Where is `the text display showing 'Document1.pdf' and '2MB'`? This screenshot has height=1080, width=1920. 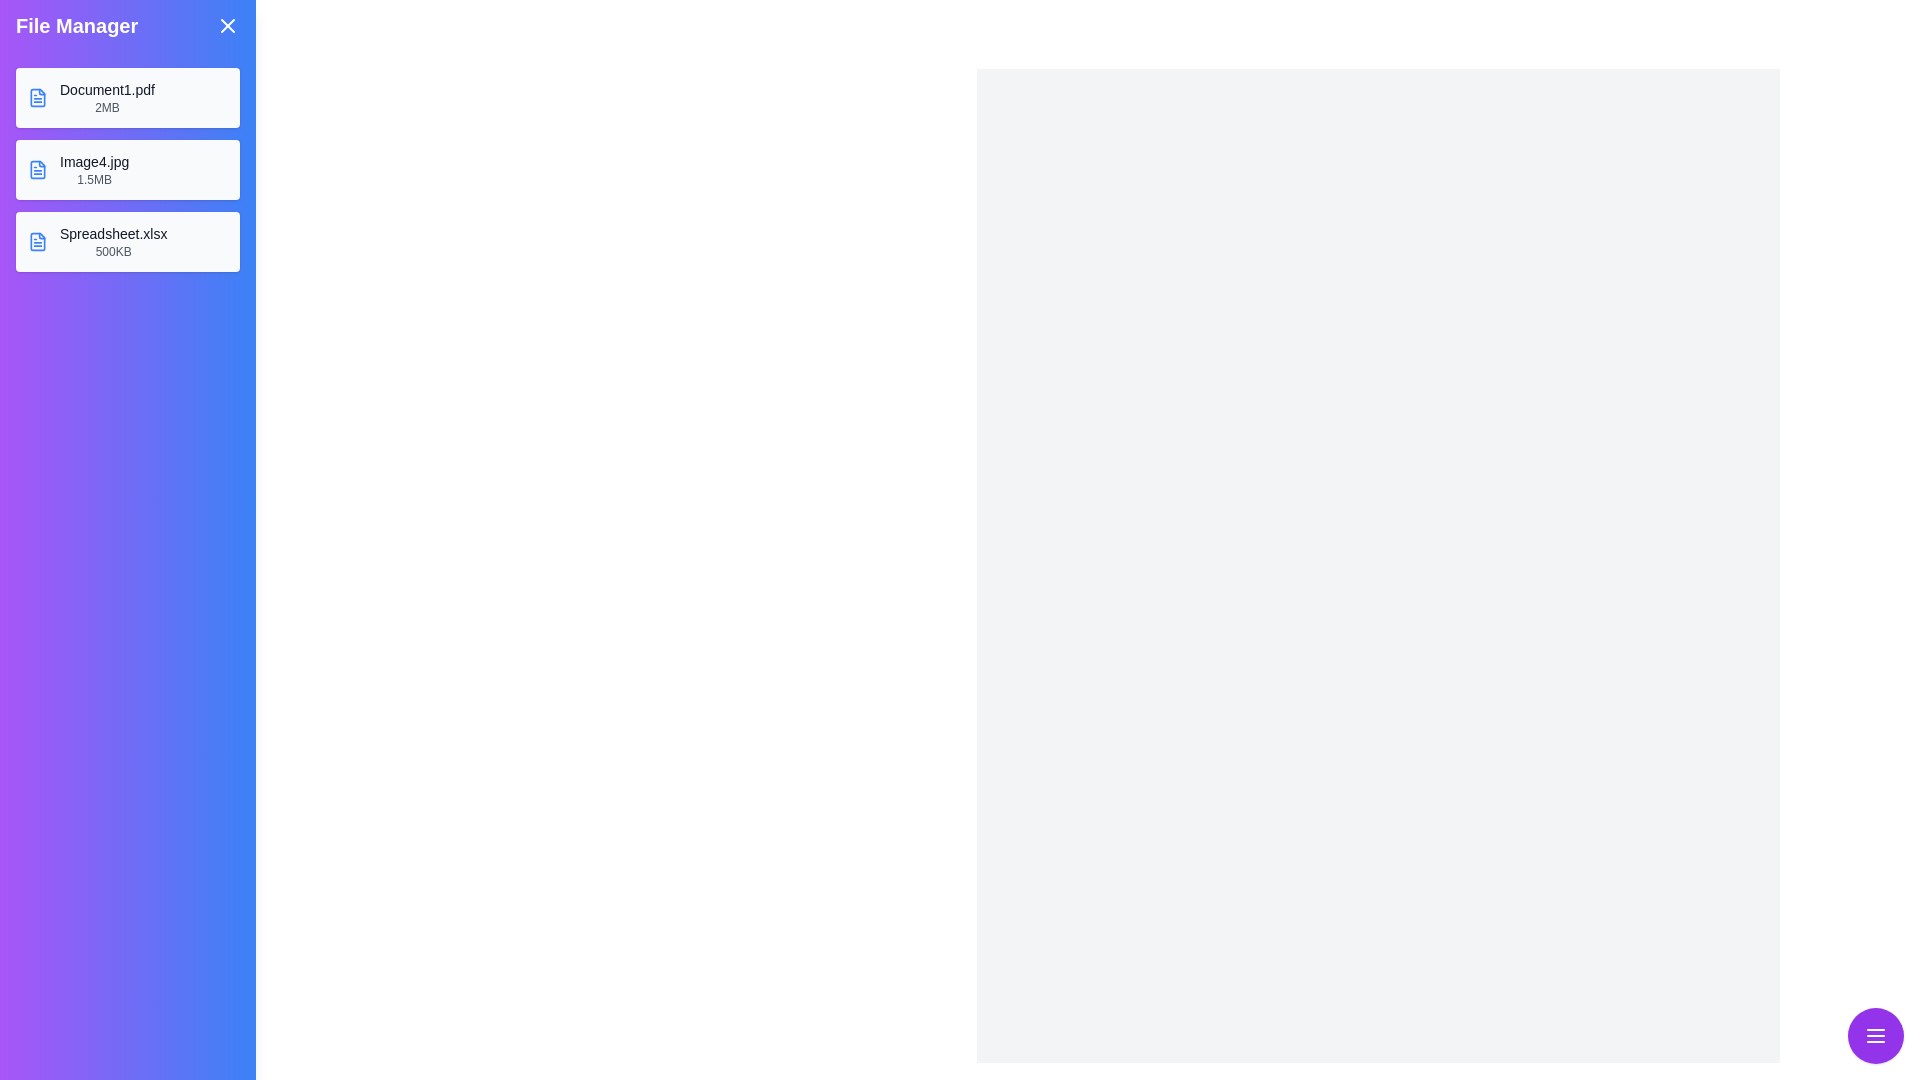 the text display showing 'Document1.pdf' and '2MB' is located at coordinates (106, 97).